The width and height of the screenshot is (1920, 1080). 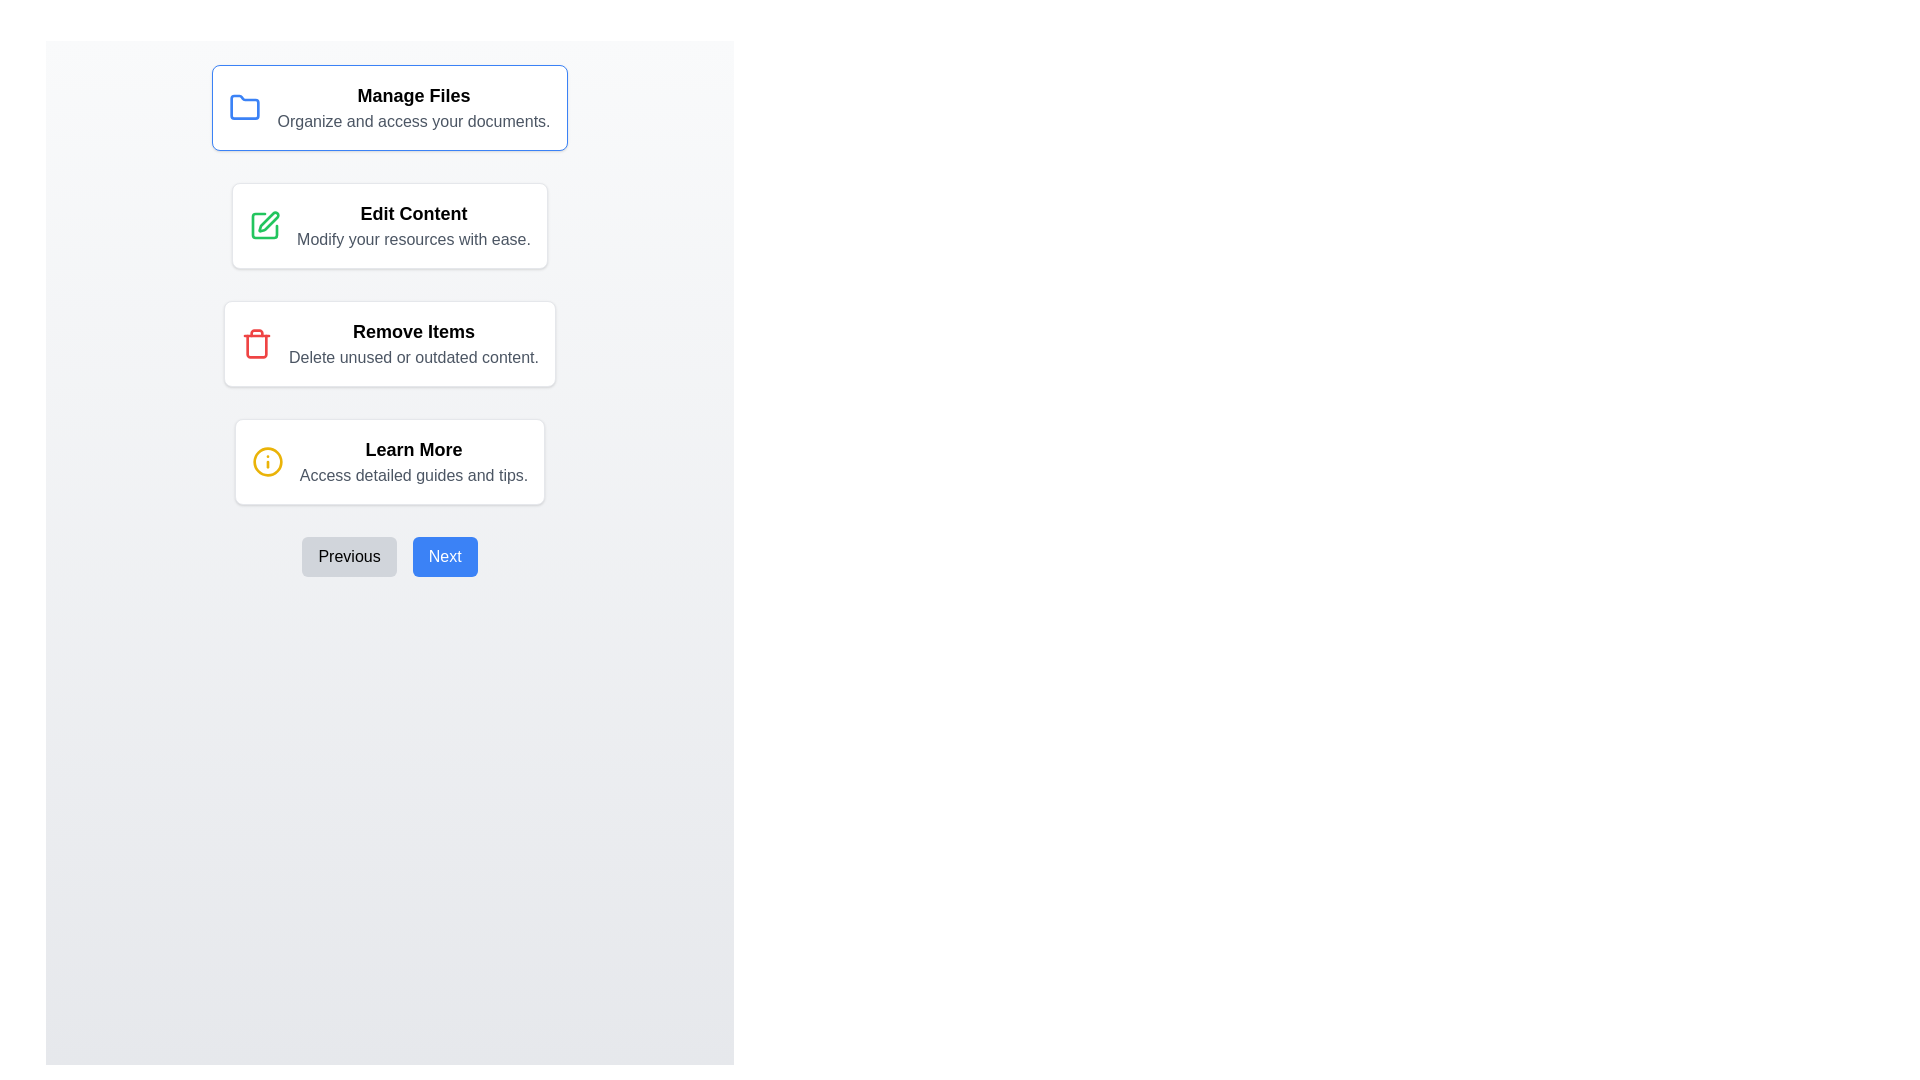 I want to click on the Informational Card, which is the third card in a vertical stack, so click(x=389, y=342).